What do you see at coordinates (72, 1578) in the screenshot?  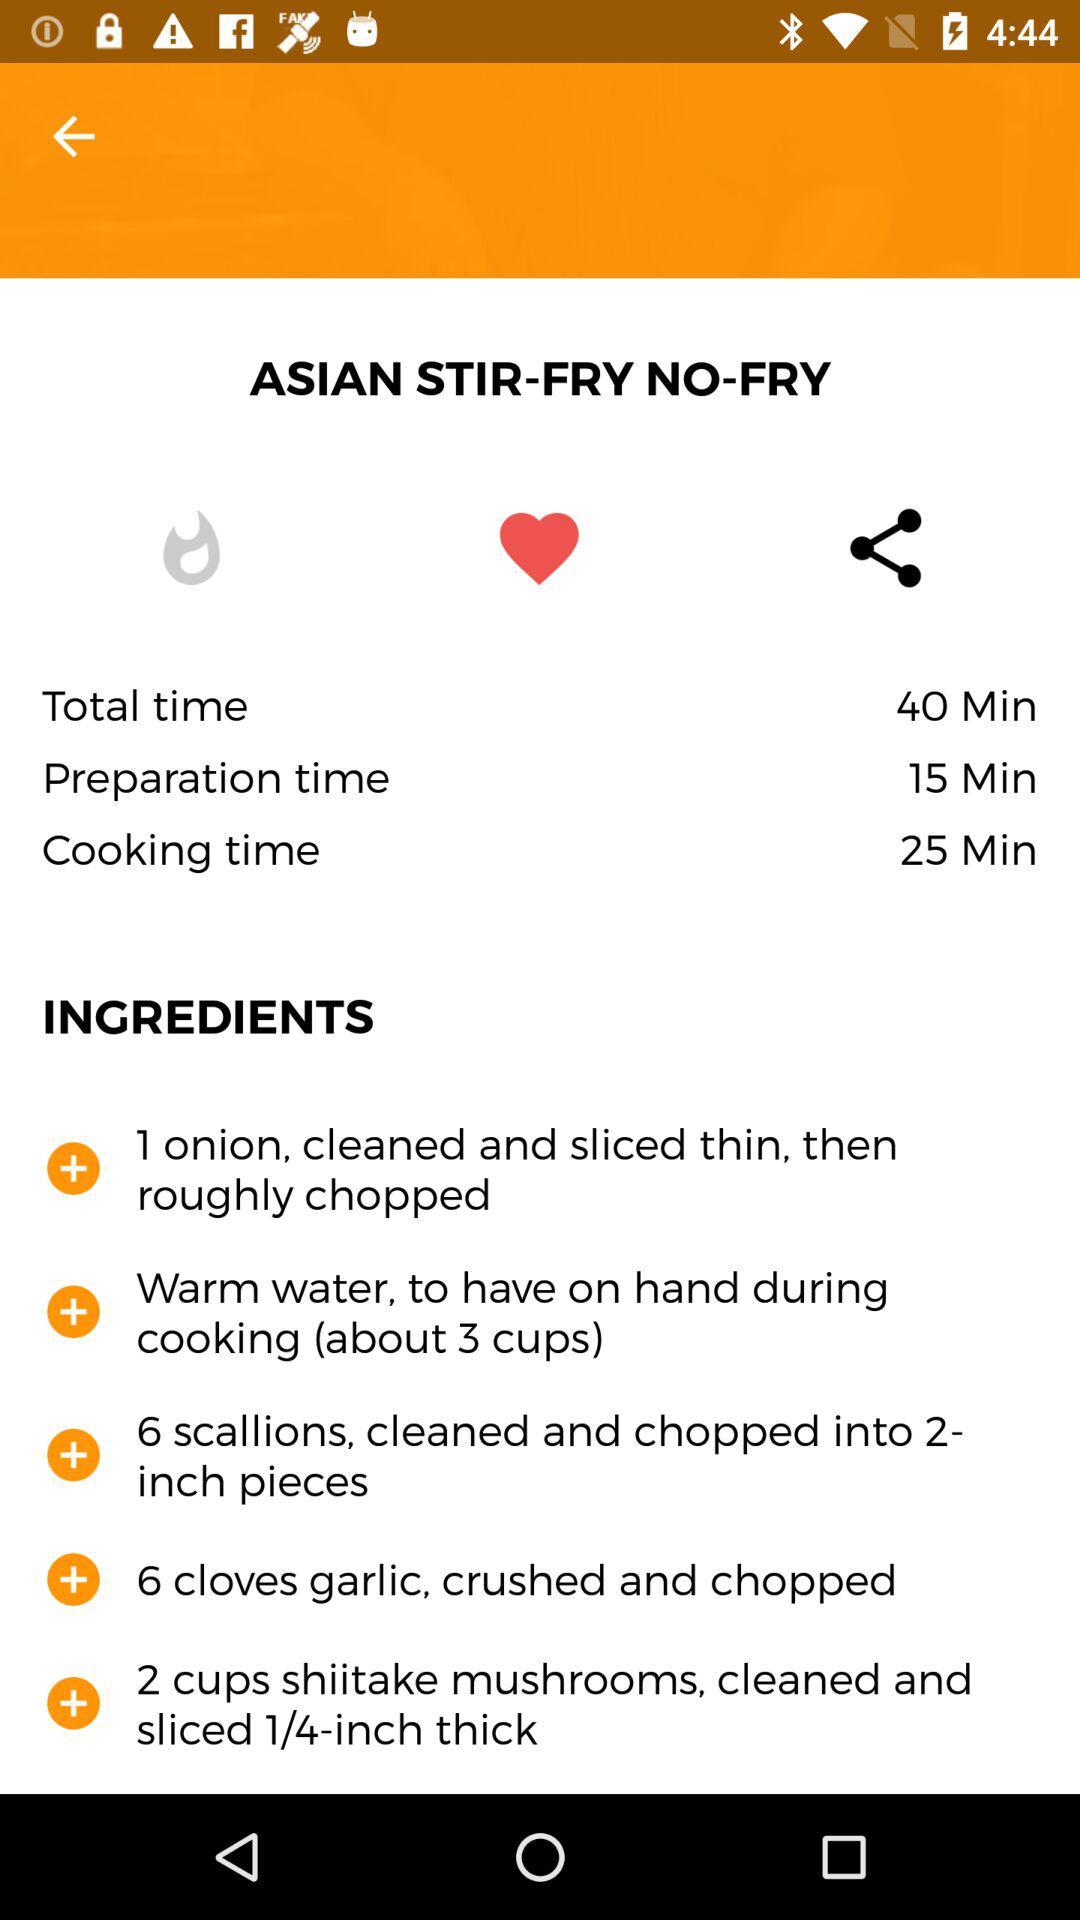 I see `the fourth add icon below the ingredients` at bounding box center [72, 1578].